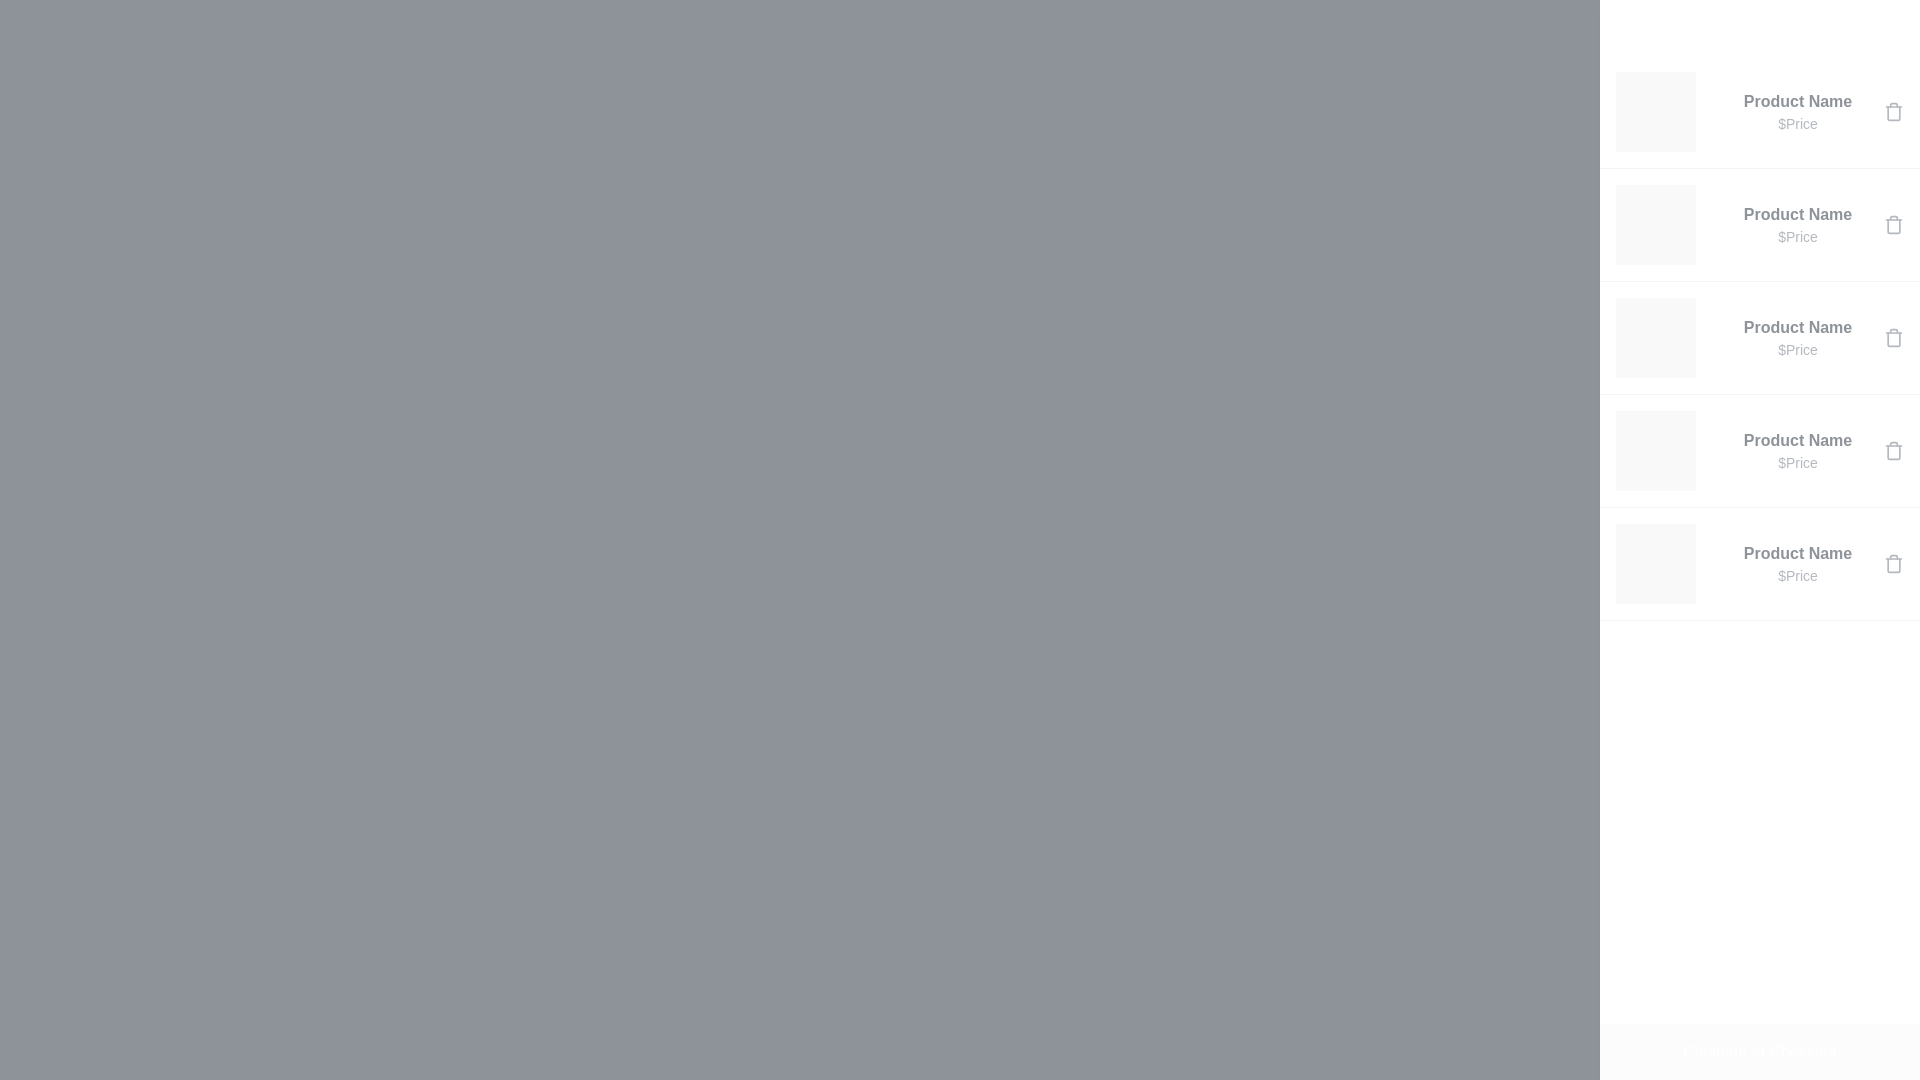 The height and width of the screenshot is (1080, 1920). I want to click on the Trash Bin icon, which is the rightmost item in the row displaying product information, to initiate a delete action, so click(1893, 563).